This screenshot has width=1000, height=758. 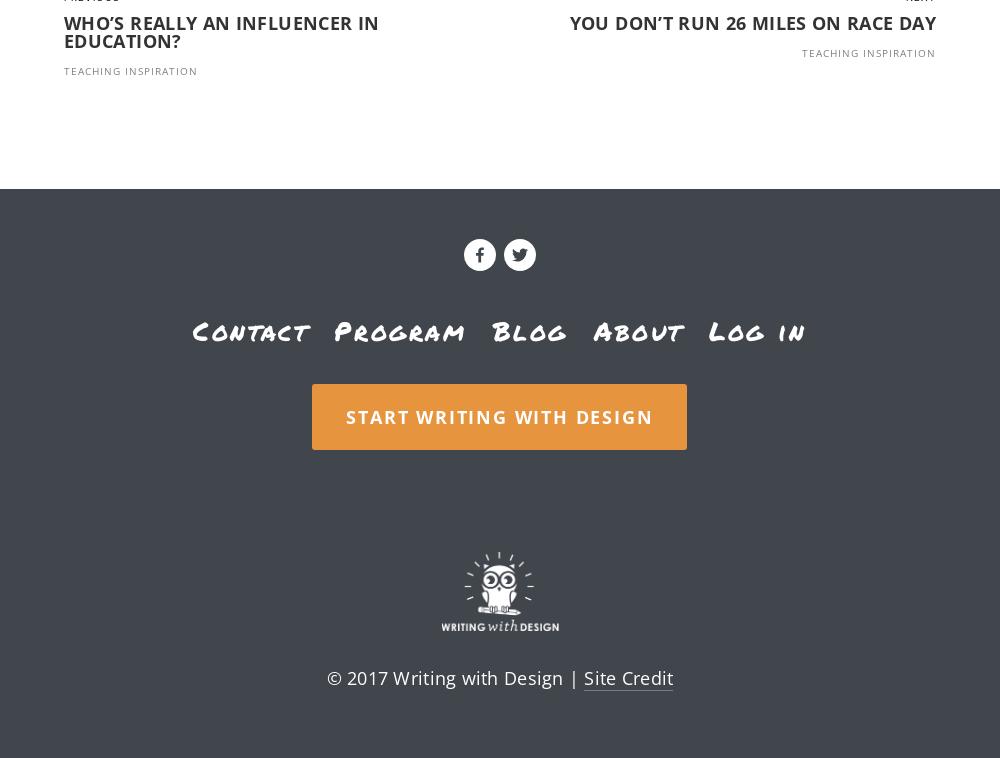 I want to click on 'Site Credit', so click(x=628, y=676).